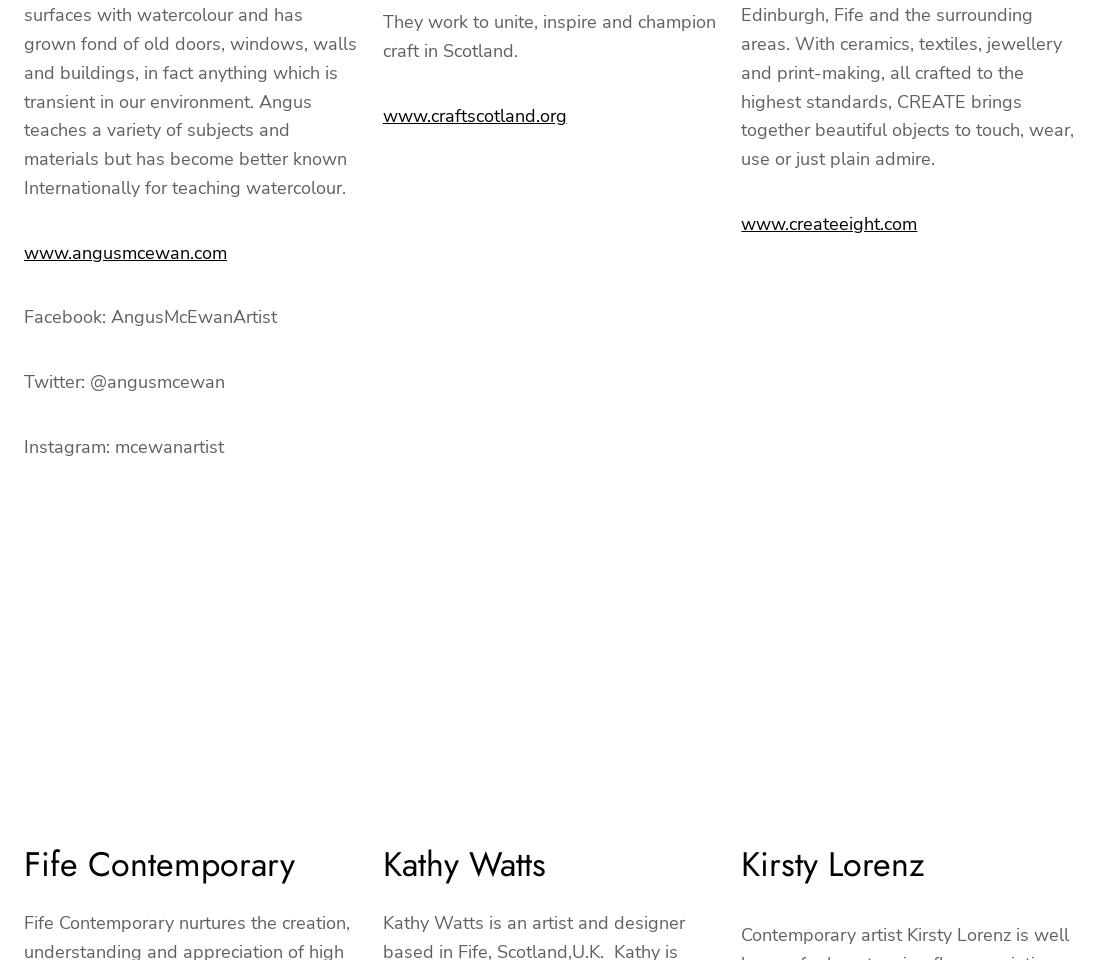 The width and height of the screenshot is (1100, 960). Describe the element at coordinates (124, 380) in the screenshot. I see `'Twitter: @angusmcewan'` at that location.